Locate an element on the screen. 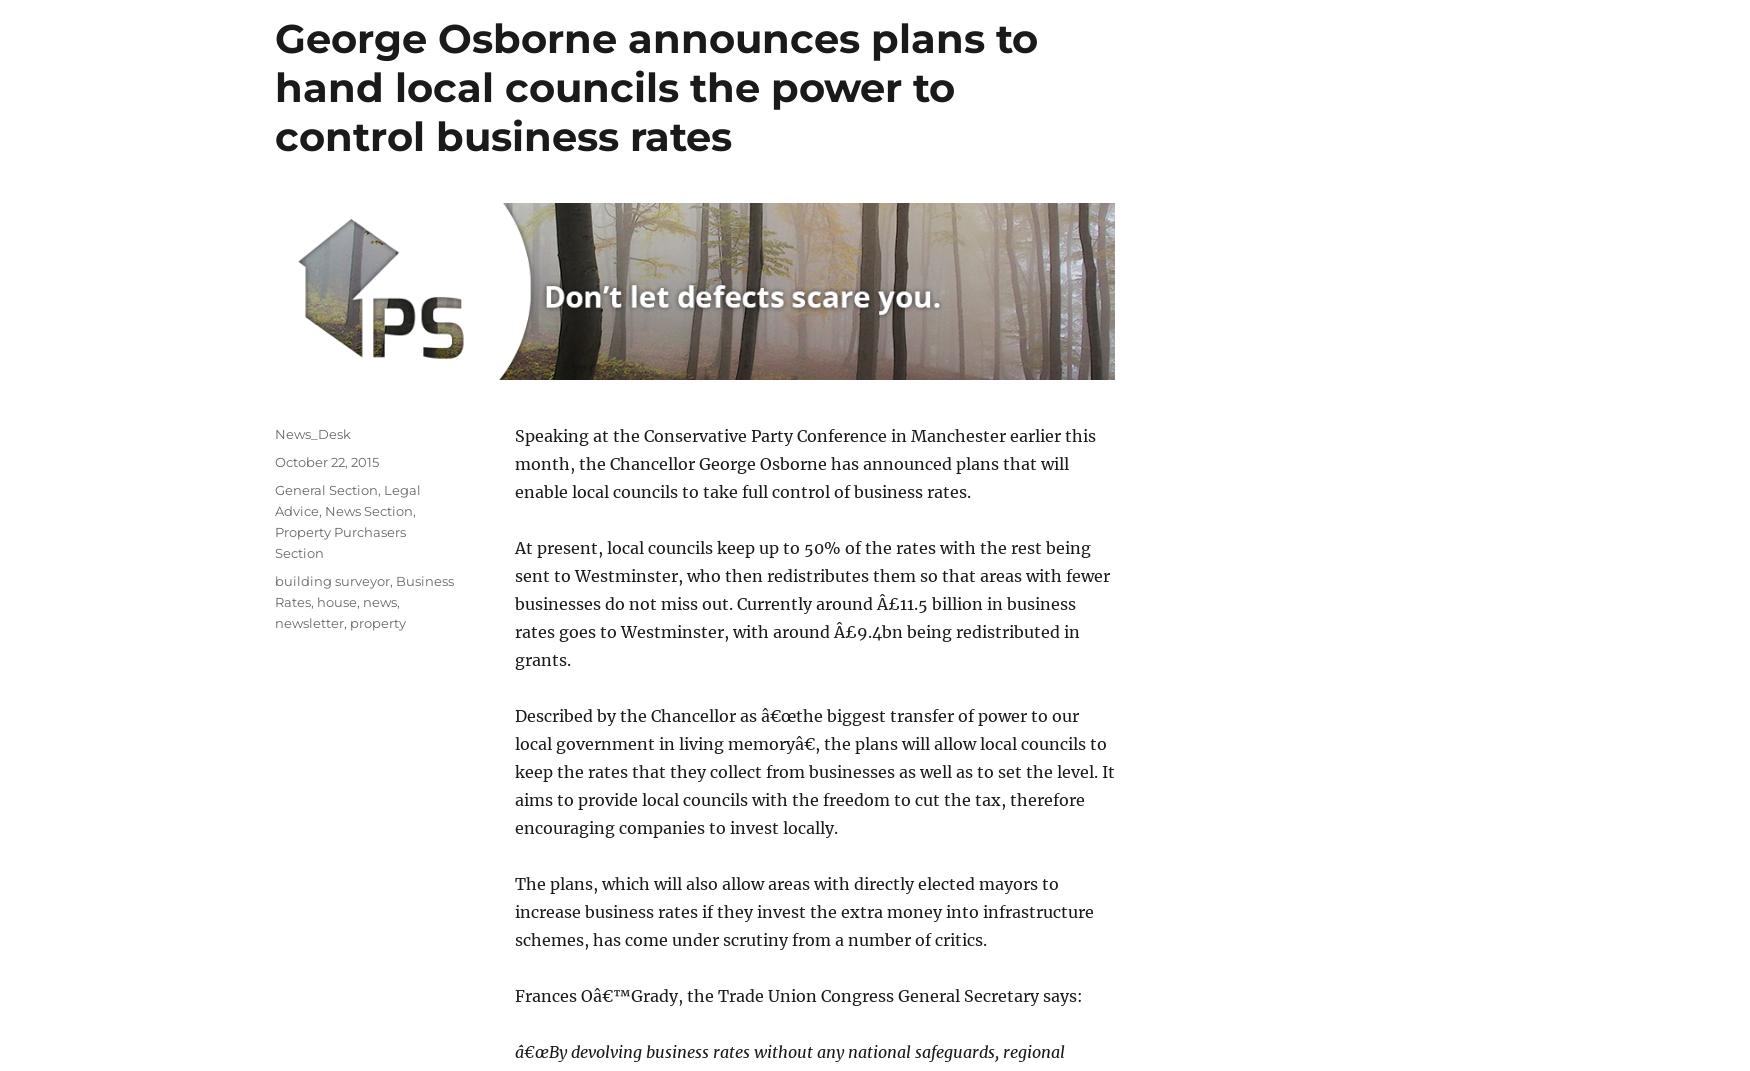 Image resolution: width=1750 pixels, height=1071 pixels. 'building surveyor' is located at coordinates (332, 579).